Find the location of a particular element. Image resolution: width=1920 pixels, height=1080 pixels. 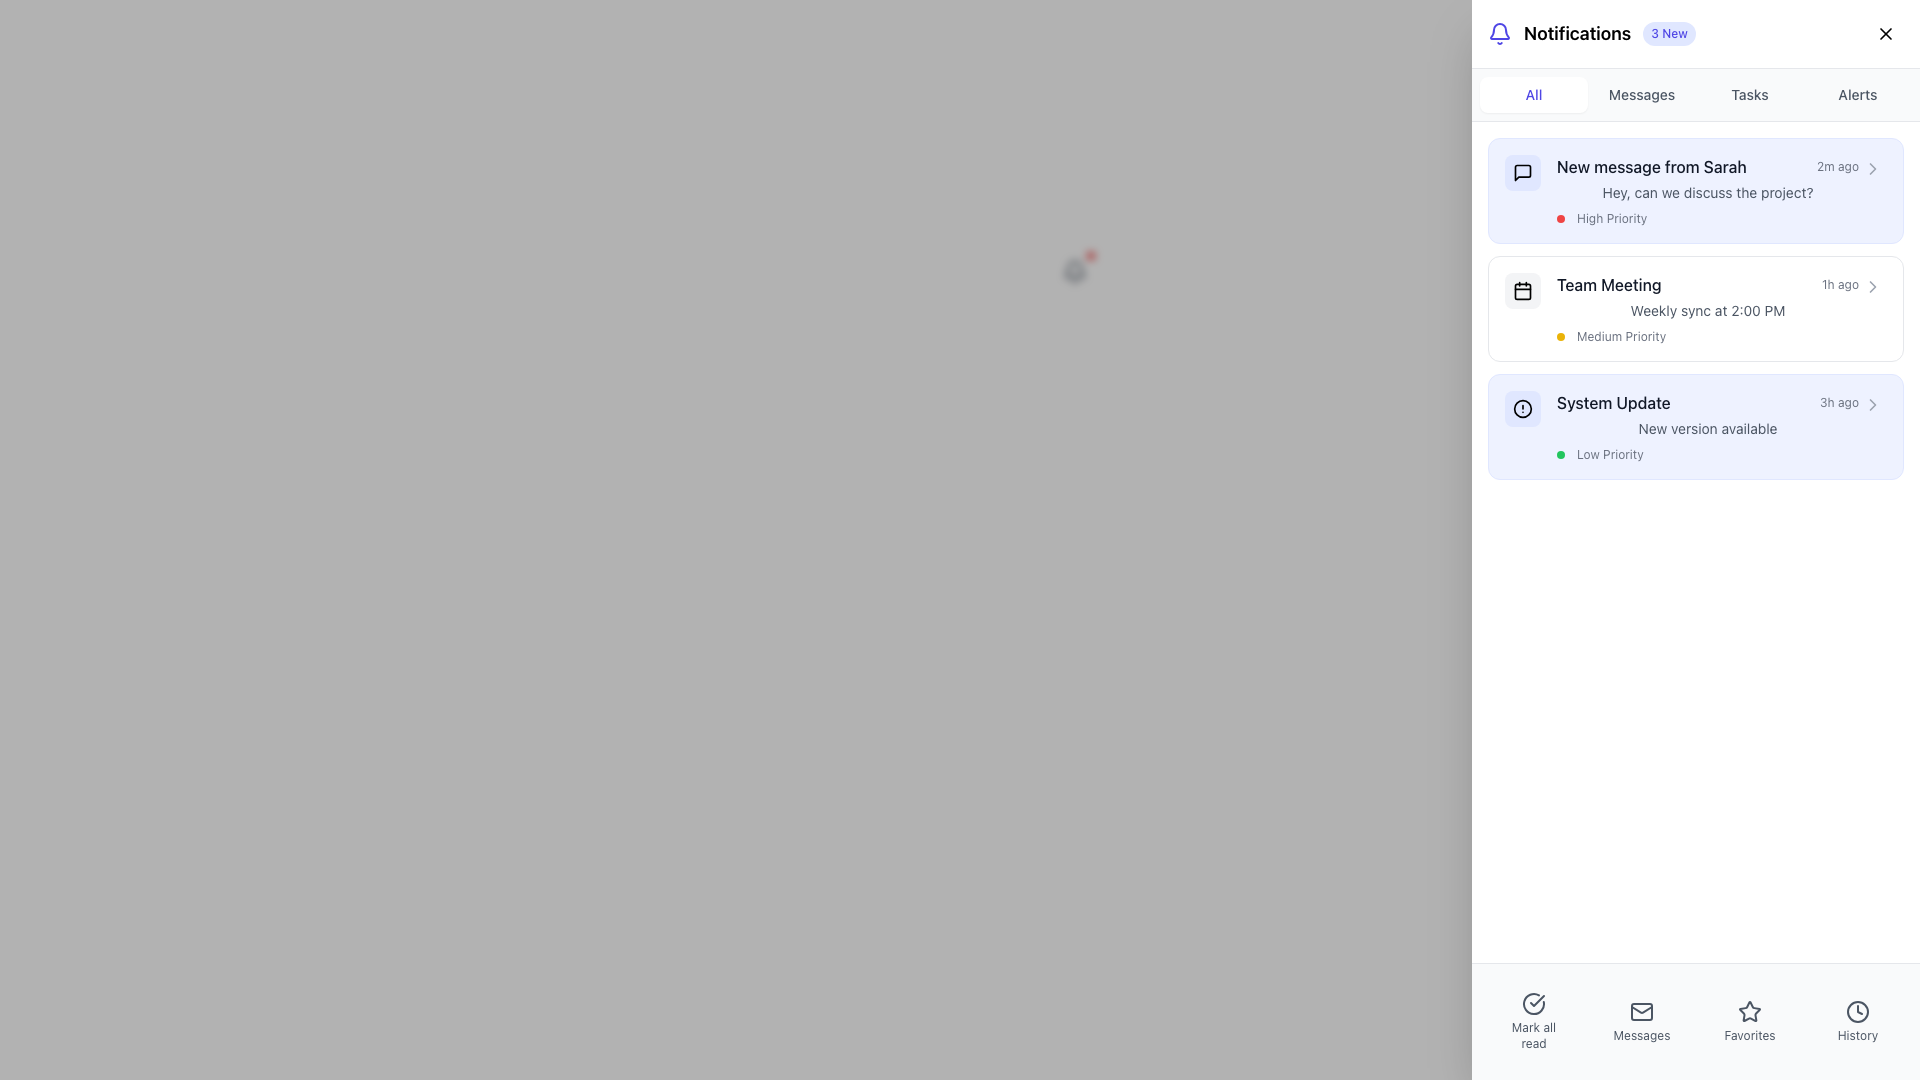

the Label with Badge in the top-right corner of the notification panel is located at coordinates (1590, 34).